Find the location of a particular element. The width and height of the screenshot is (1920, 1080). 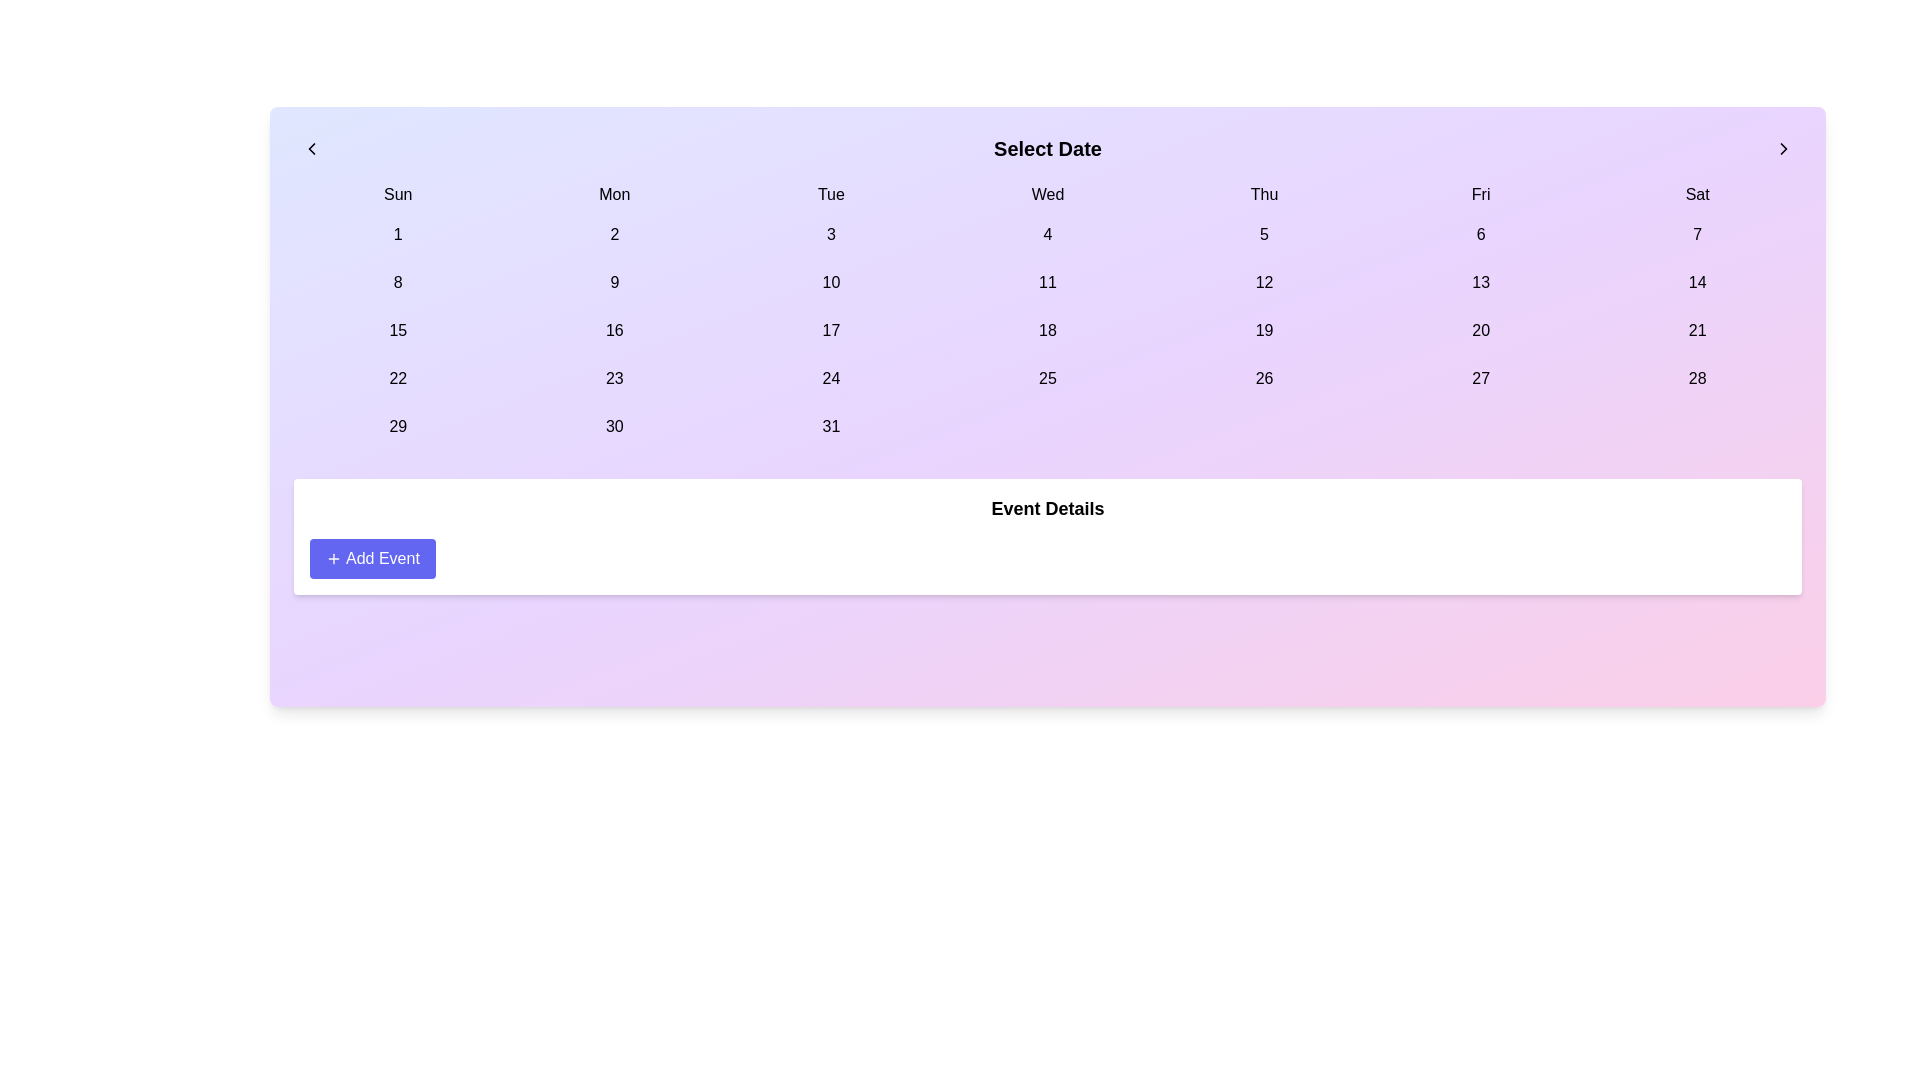

the button located at the top-right corner of the interface, which navigates to the next set of dates in the calendar component is located at coordinates (1784, 148).